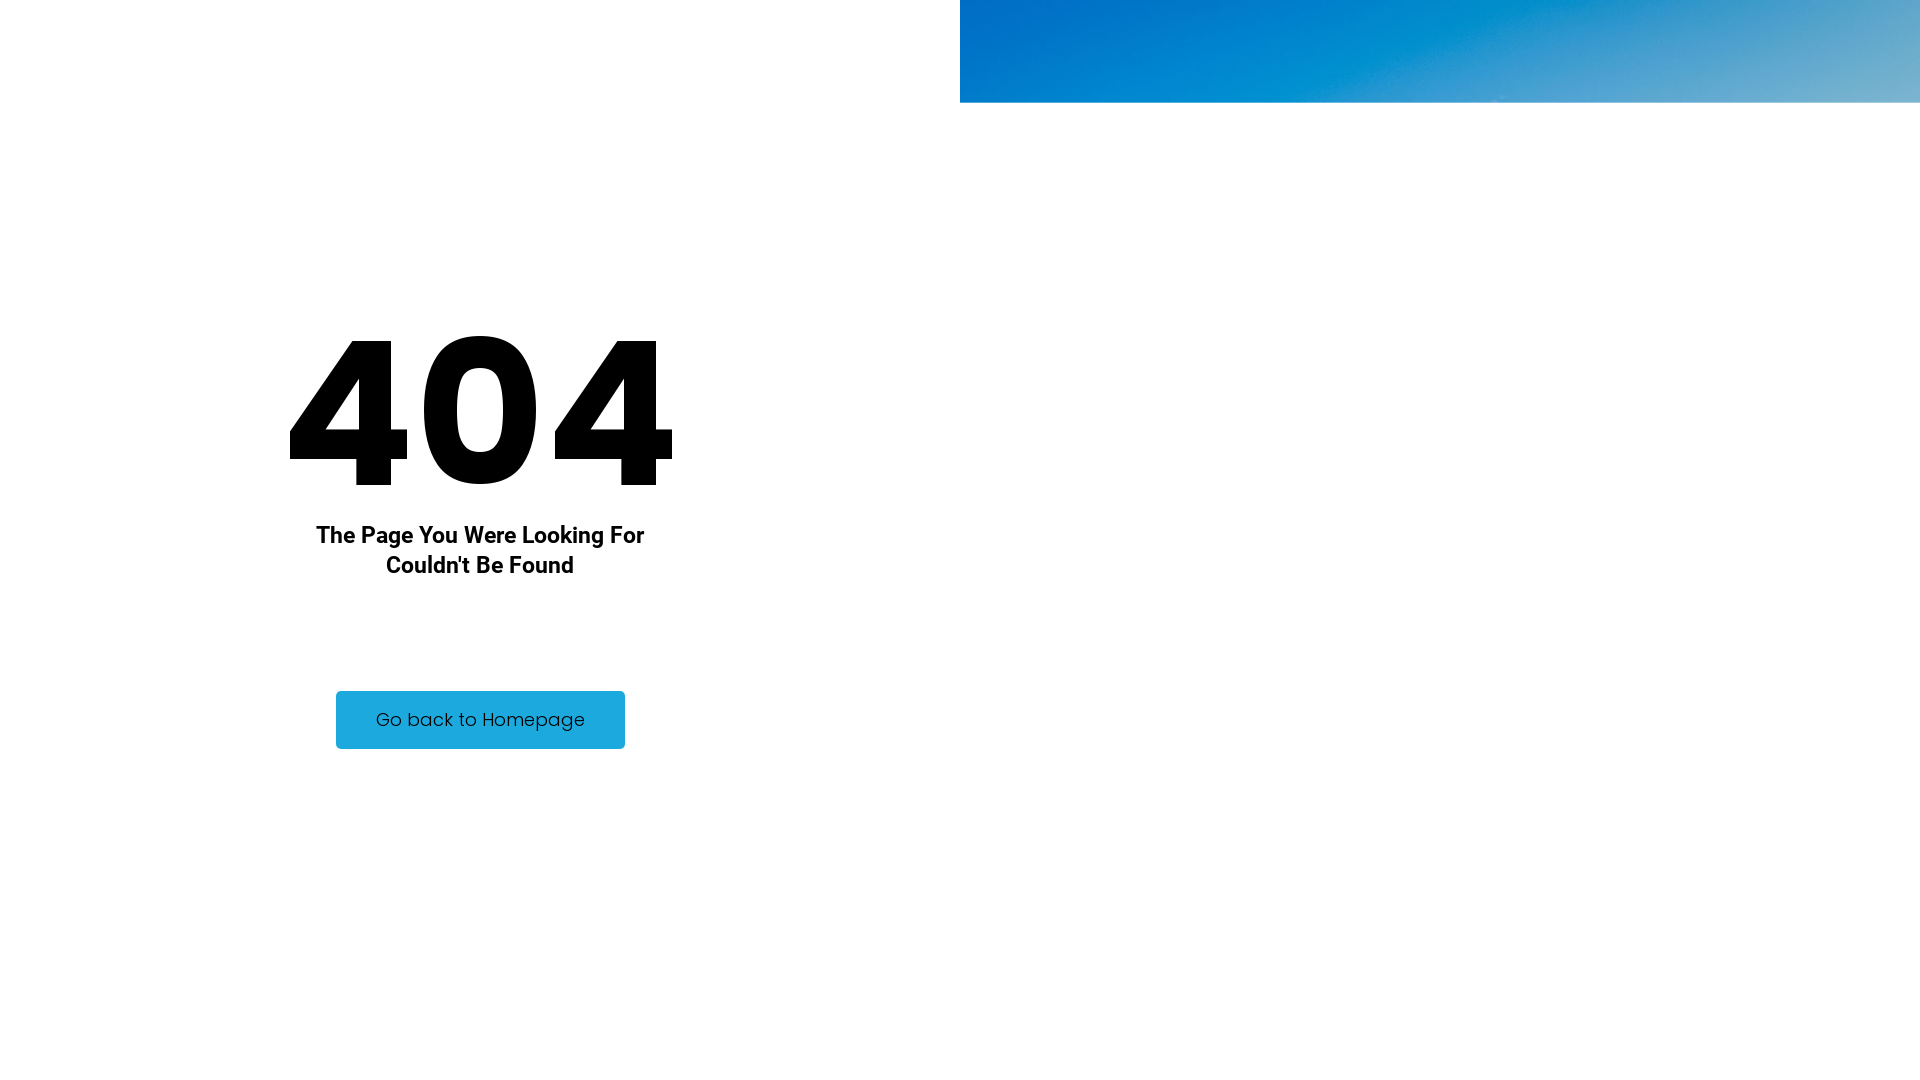  I want to click on 'Go back to Homepage', so click(480, 720).